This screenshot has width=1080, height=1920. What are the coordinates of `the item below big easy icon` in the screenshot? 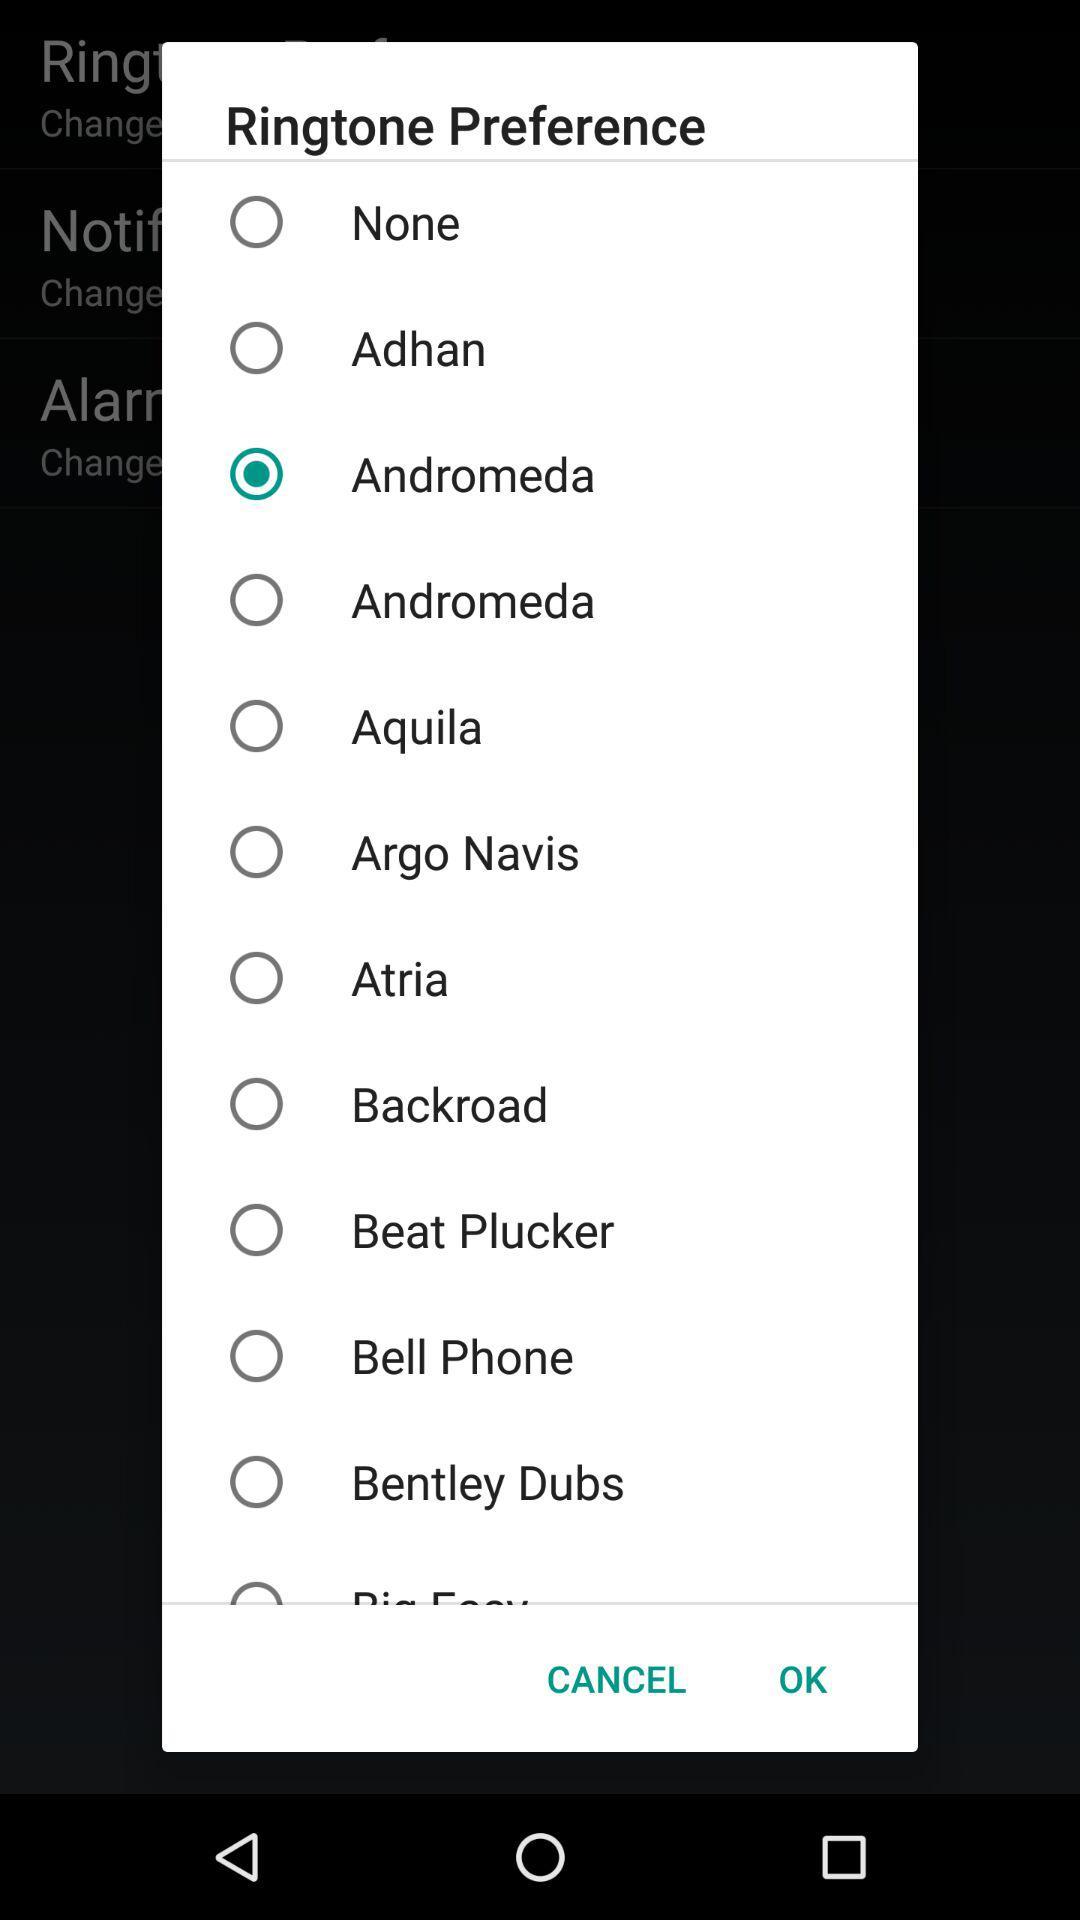 It's located at (801, 1678).